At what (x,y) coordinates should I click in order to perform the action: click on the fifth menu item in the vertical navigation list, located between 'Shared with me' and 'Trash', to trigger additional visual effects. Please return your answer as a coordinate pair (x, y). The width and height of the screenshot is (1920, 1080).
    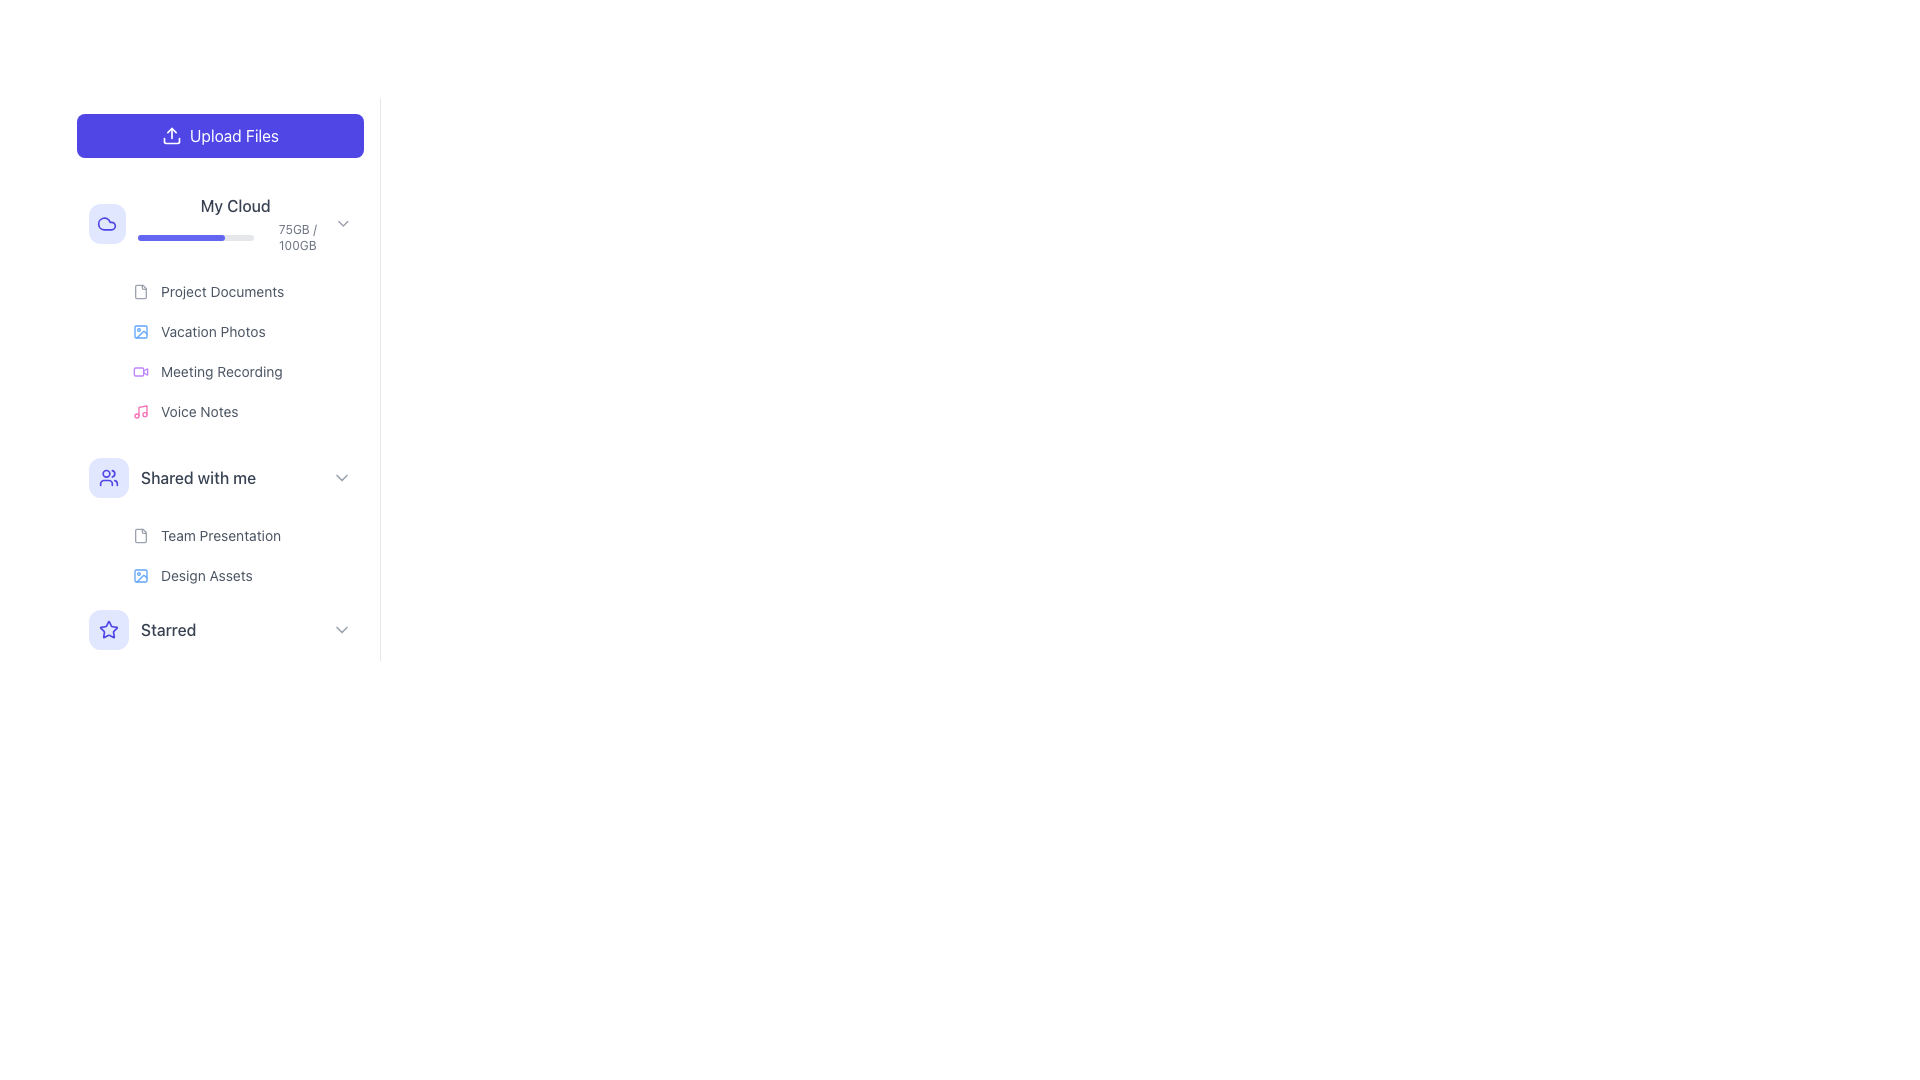
    Looking at the image, I should click on (220, 671).